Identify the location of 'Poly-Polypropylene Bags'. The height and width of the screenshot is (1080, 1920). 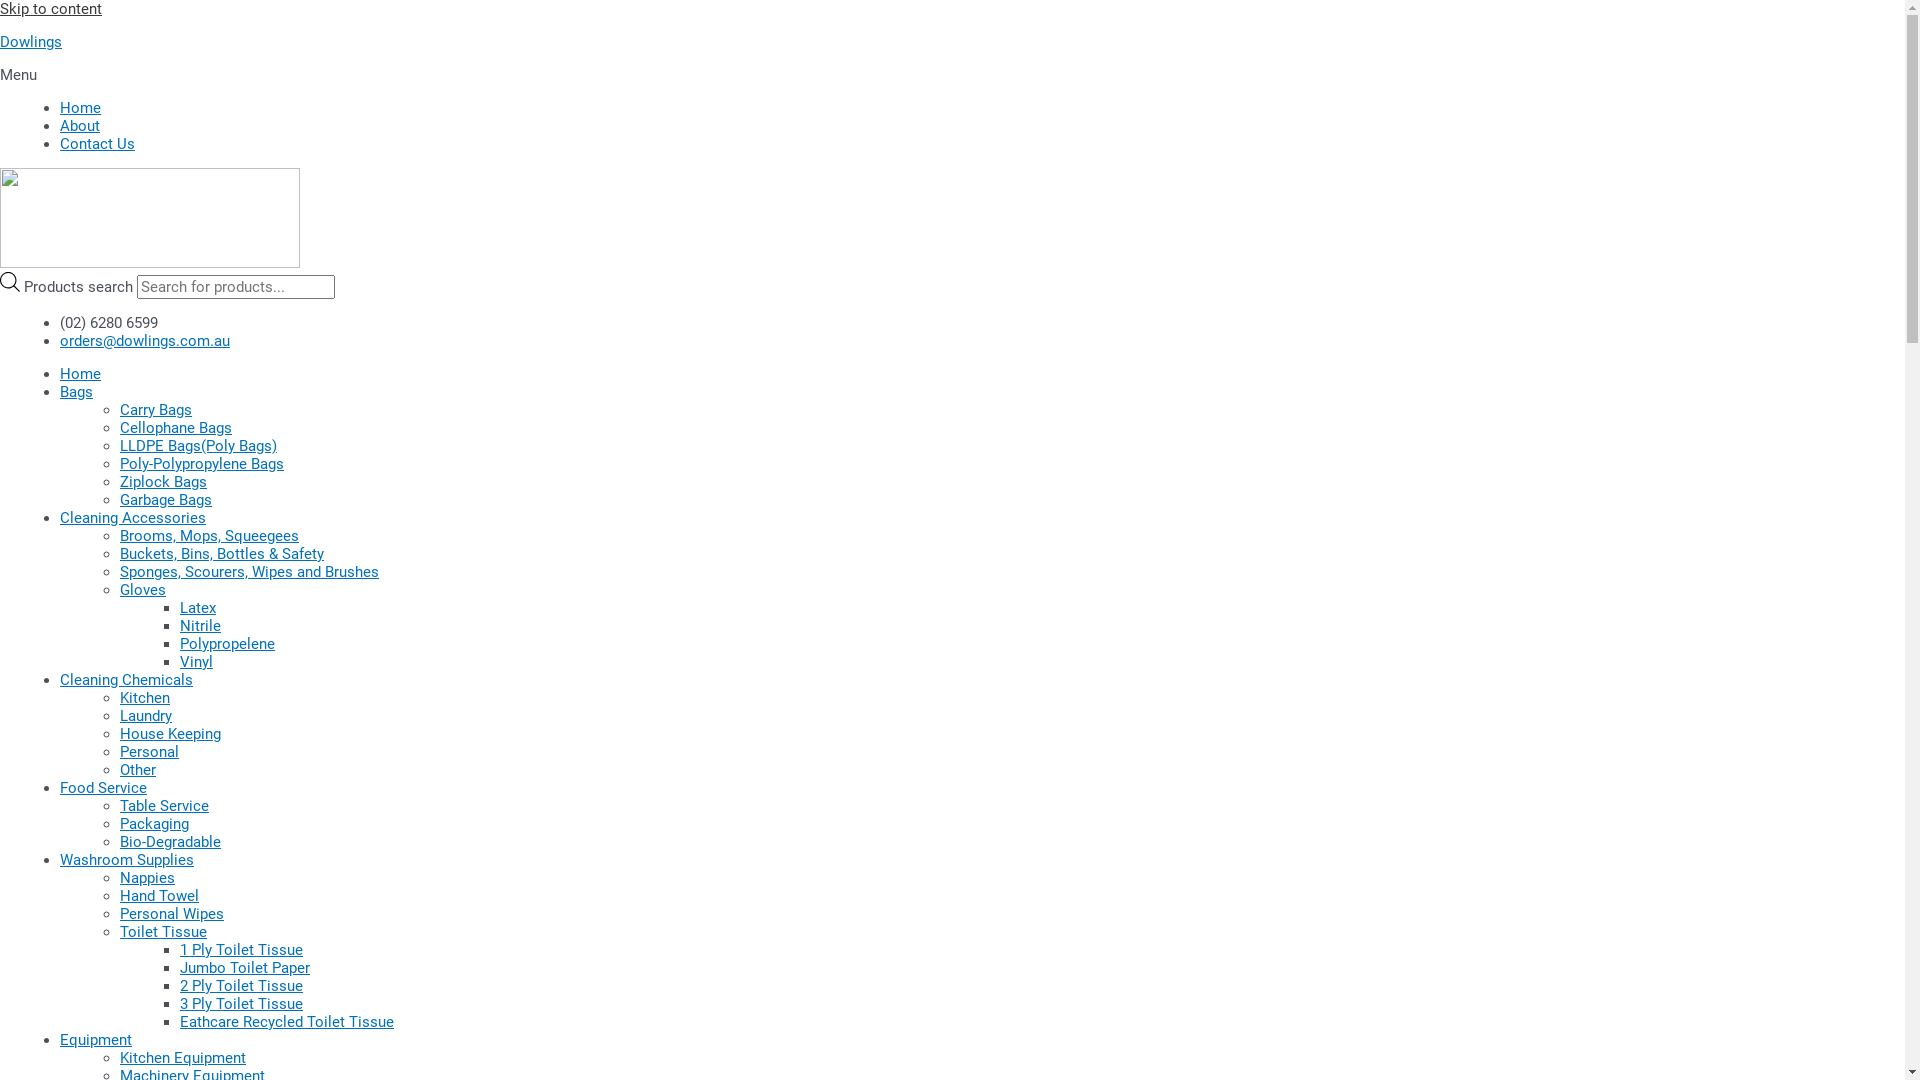
(201, 463).